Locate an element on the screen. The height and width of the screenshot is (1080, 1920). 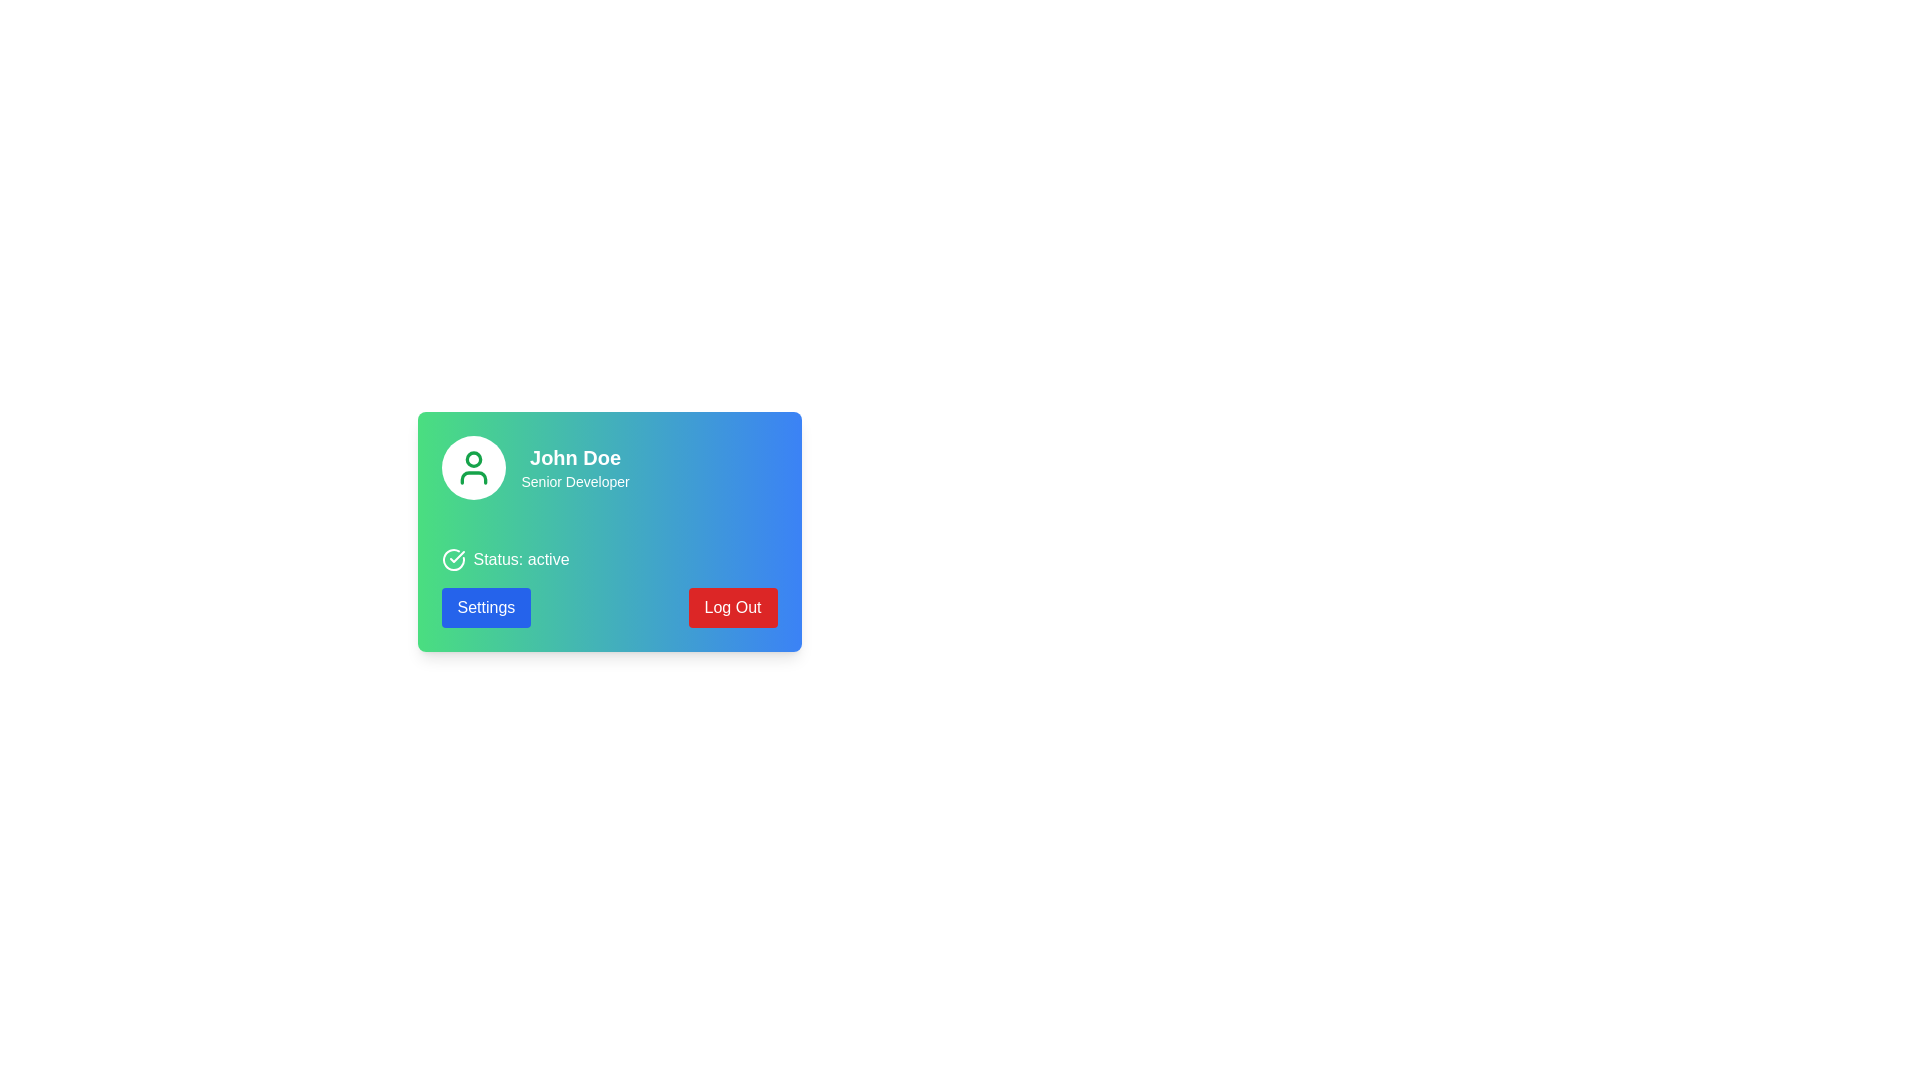
the circular green check icon, which serves as a status indicator for 'Status: active' is located at coordinates (452, 559).